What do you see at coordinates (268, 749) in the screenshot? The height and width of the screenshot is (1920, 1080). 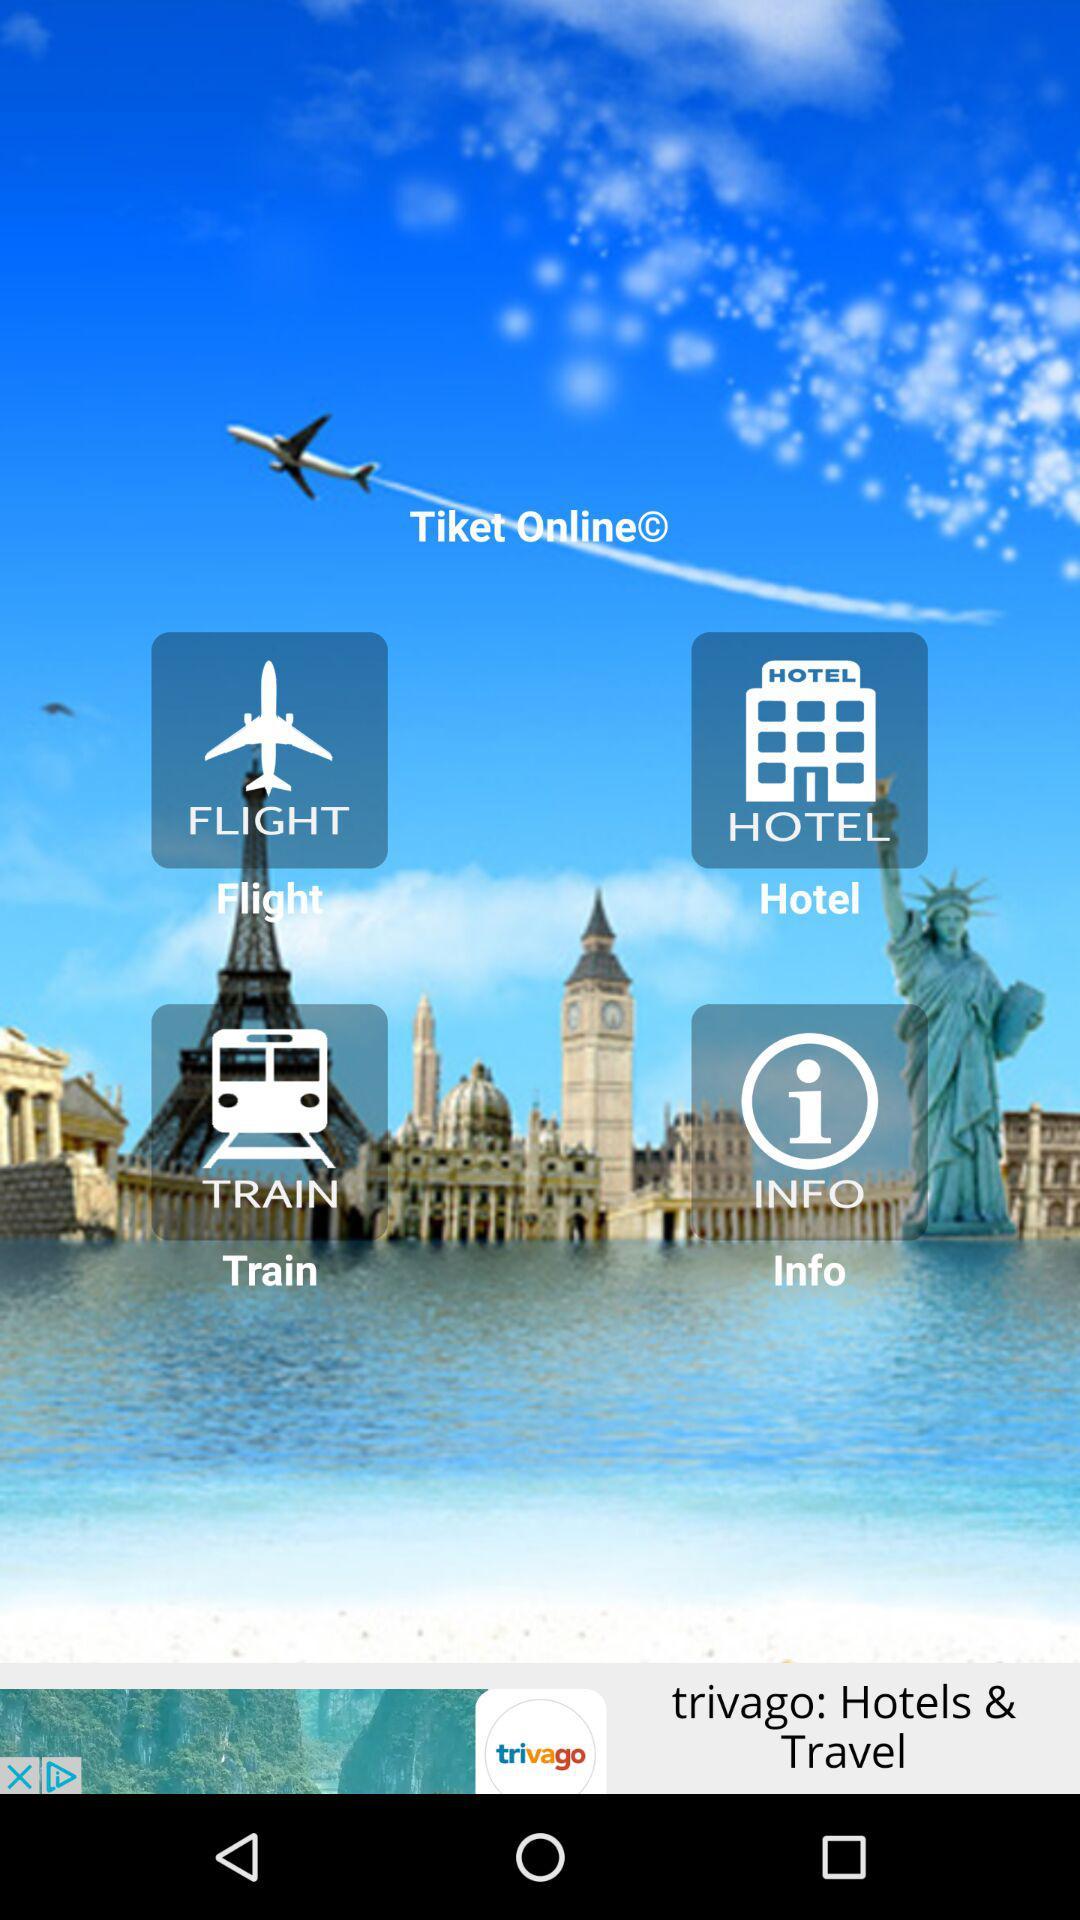 I see `plans the flight` at bounding box center [268, 749].